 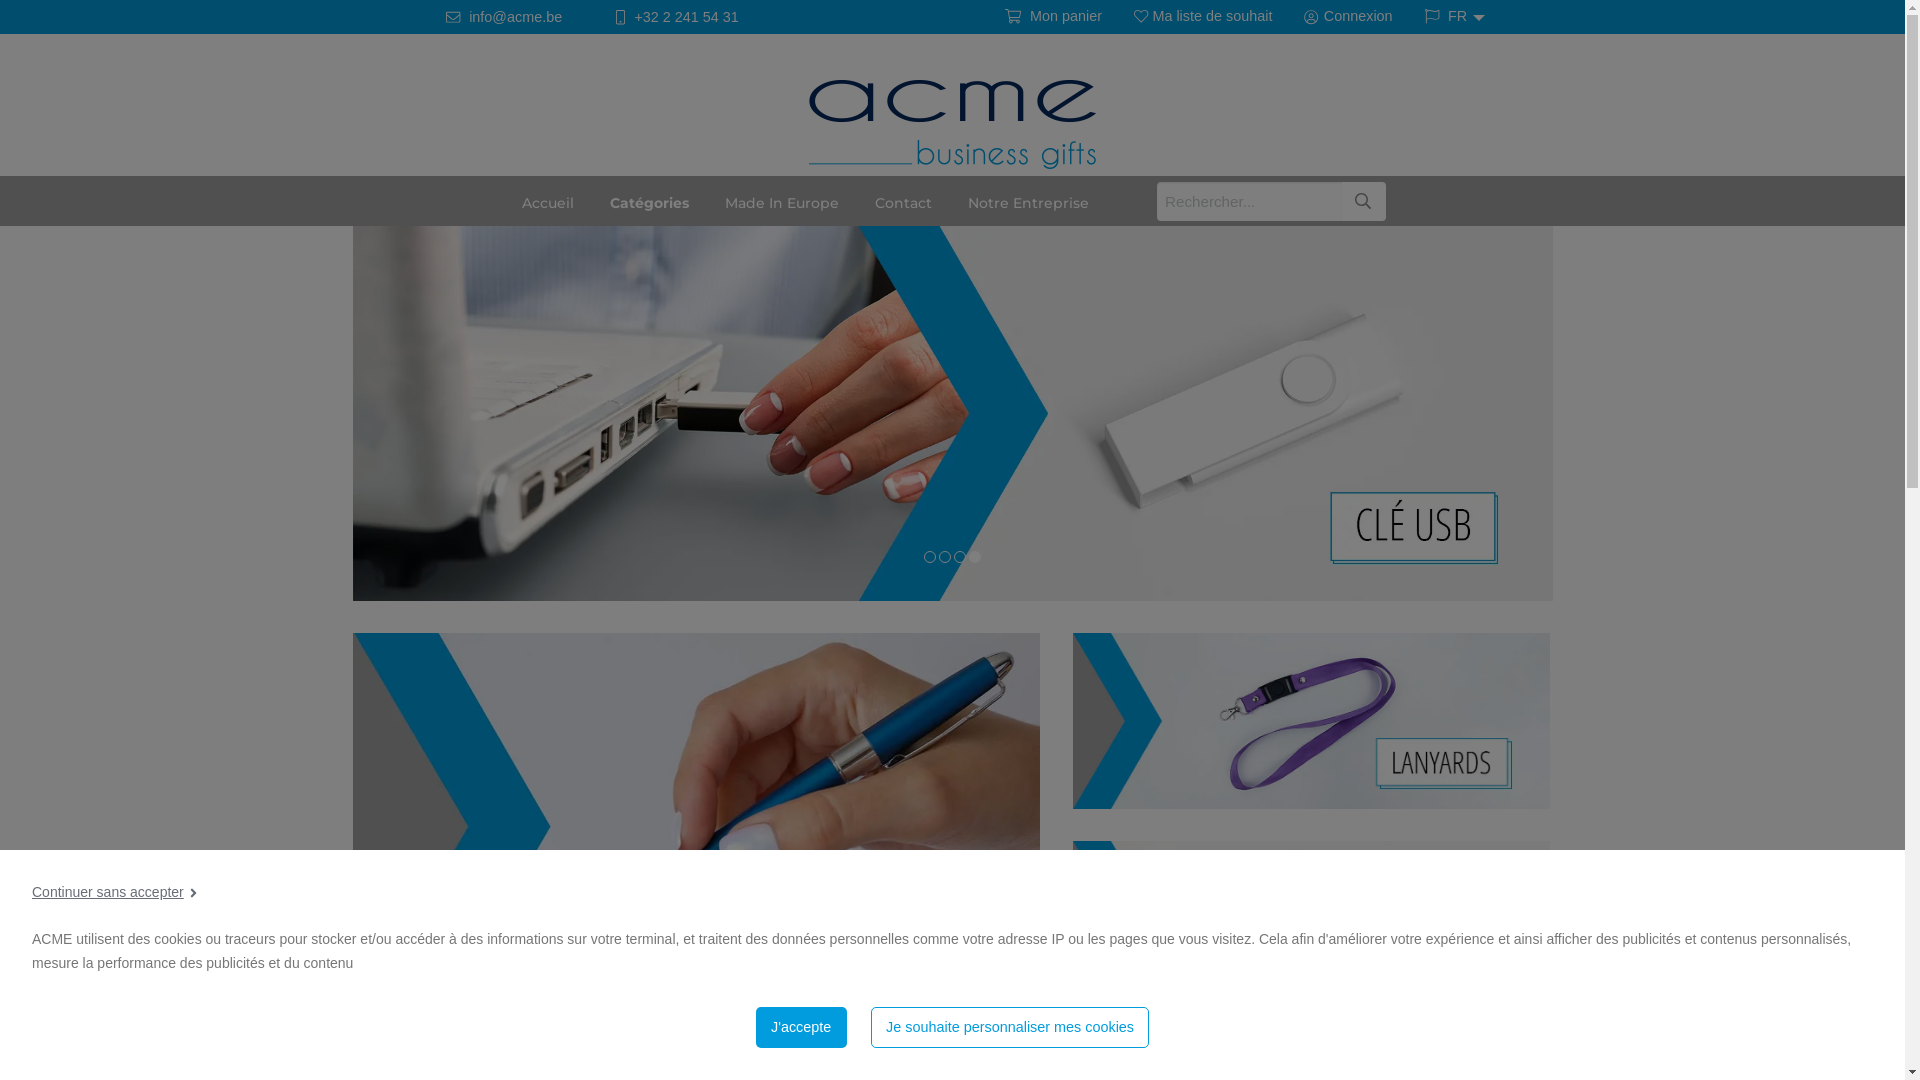 What do you see at coordinates (1052, 16) in the screenshot?
I see `'Mon panier'` at bounding box center [1052, 16].